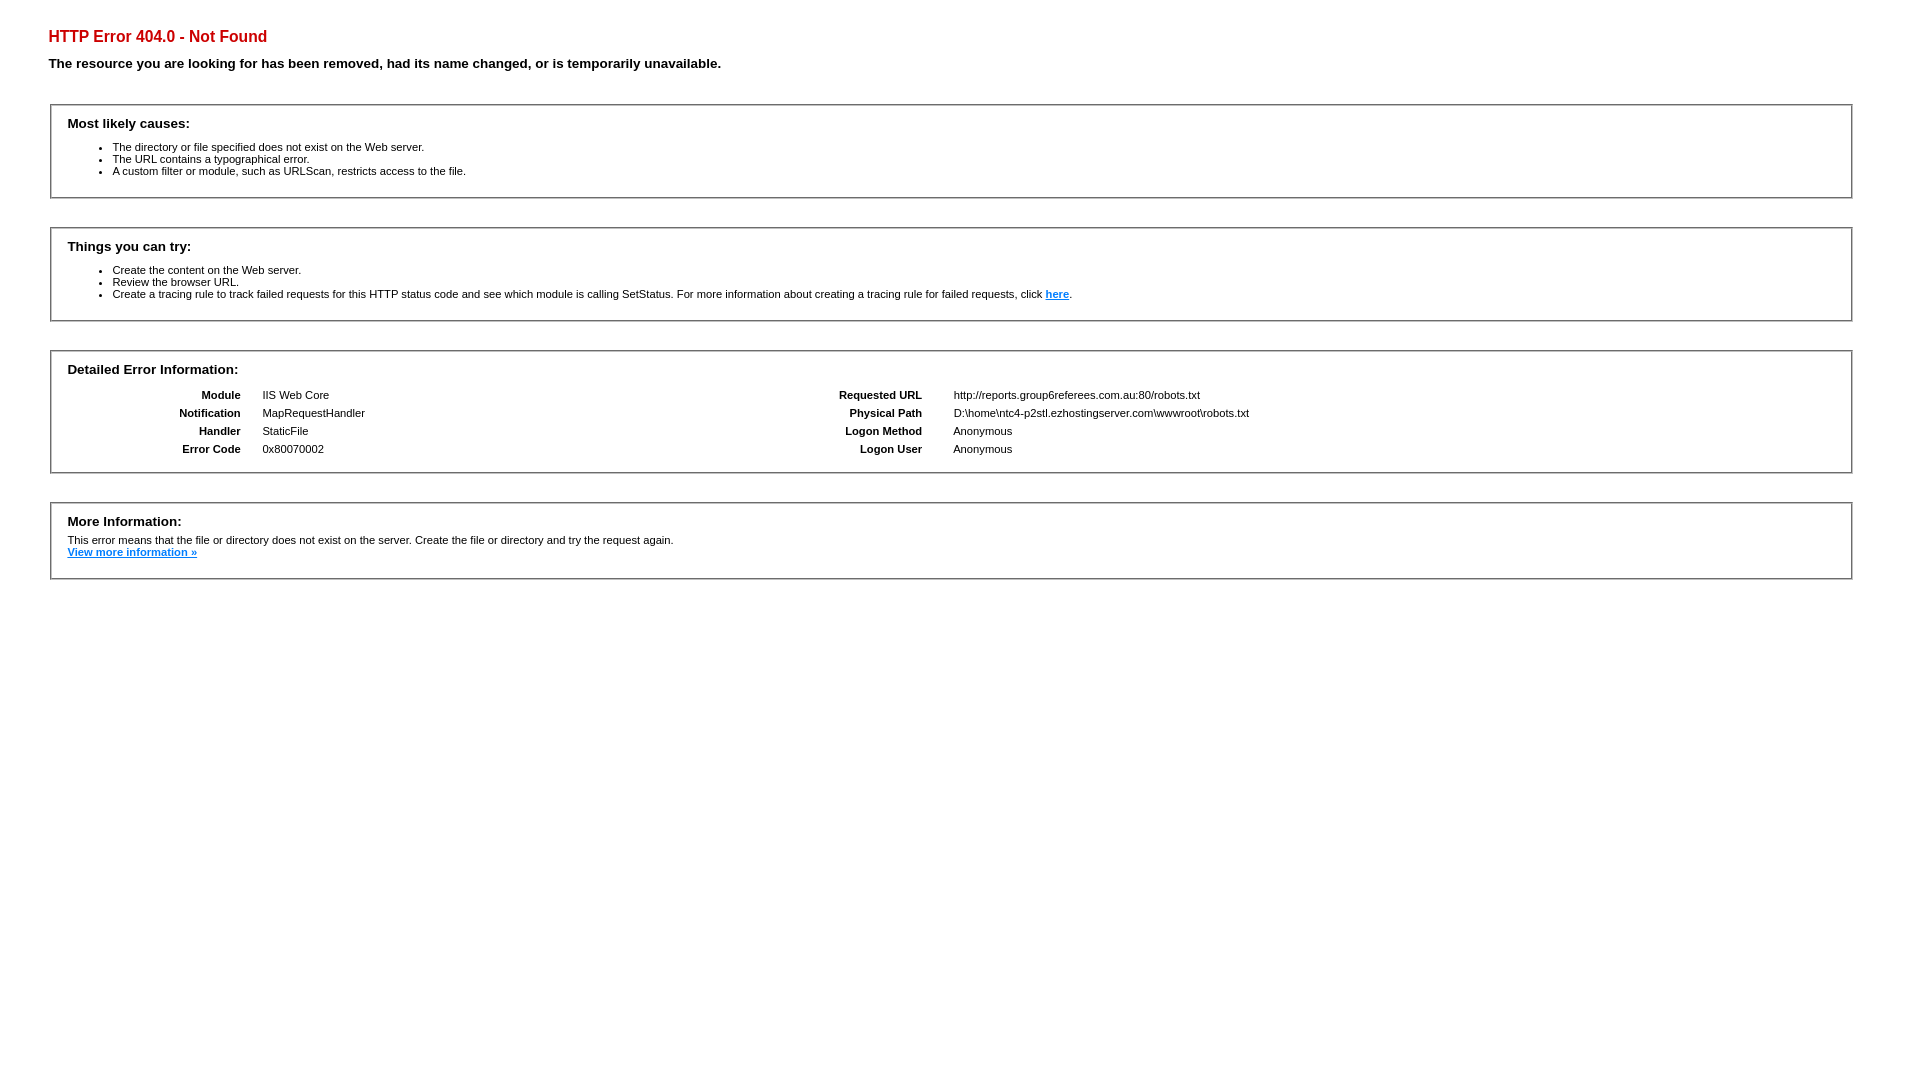  I want to click on 'here', so click(1056, 293).